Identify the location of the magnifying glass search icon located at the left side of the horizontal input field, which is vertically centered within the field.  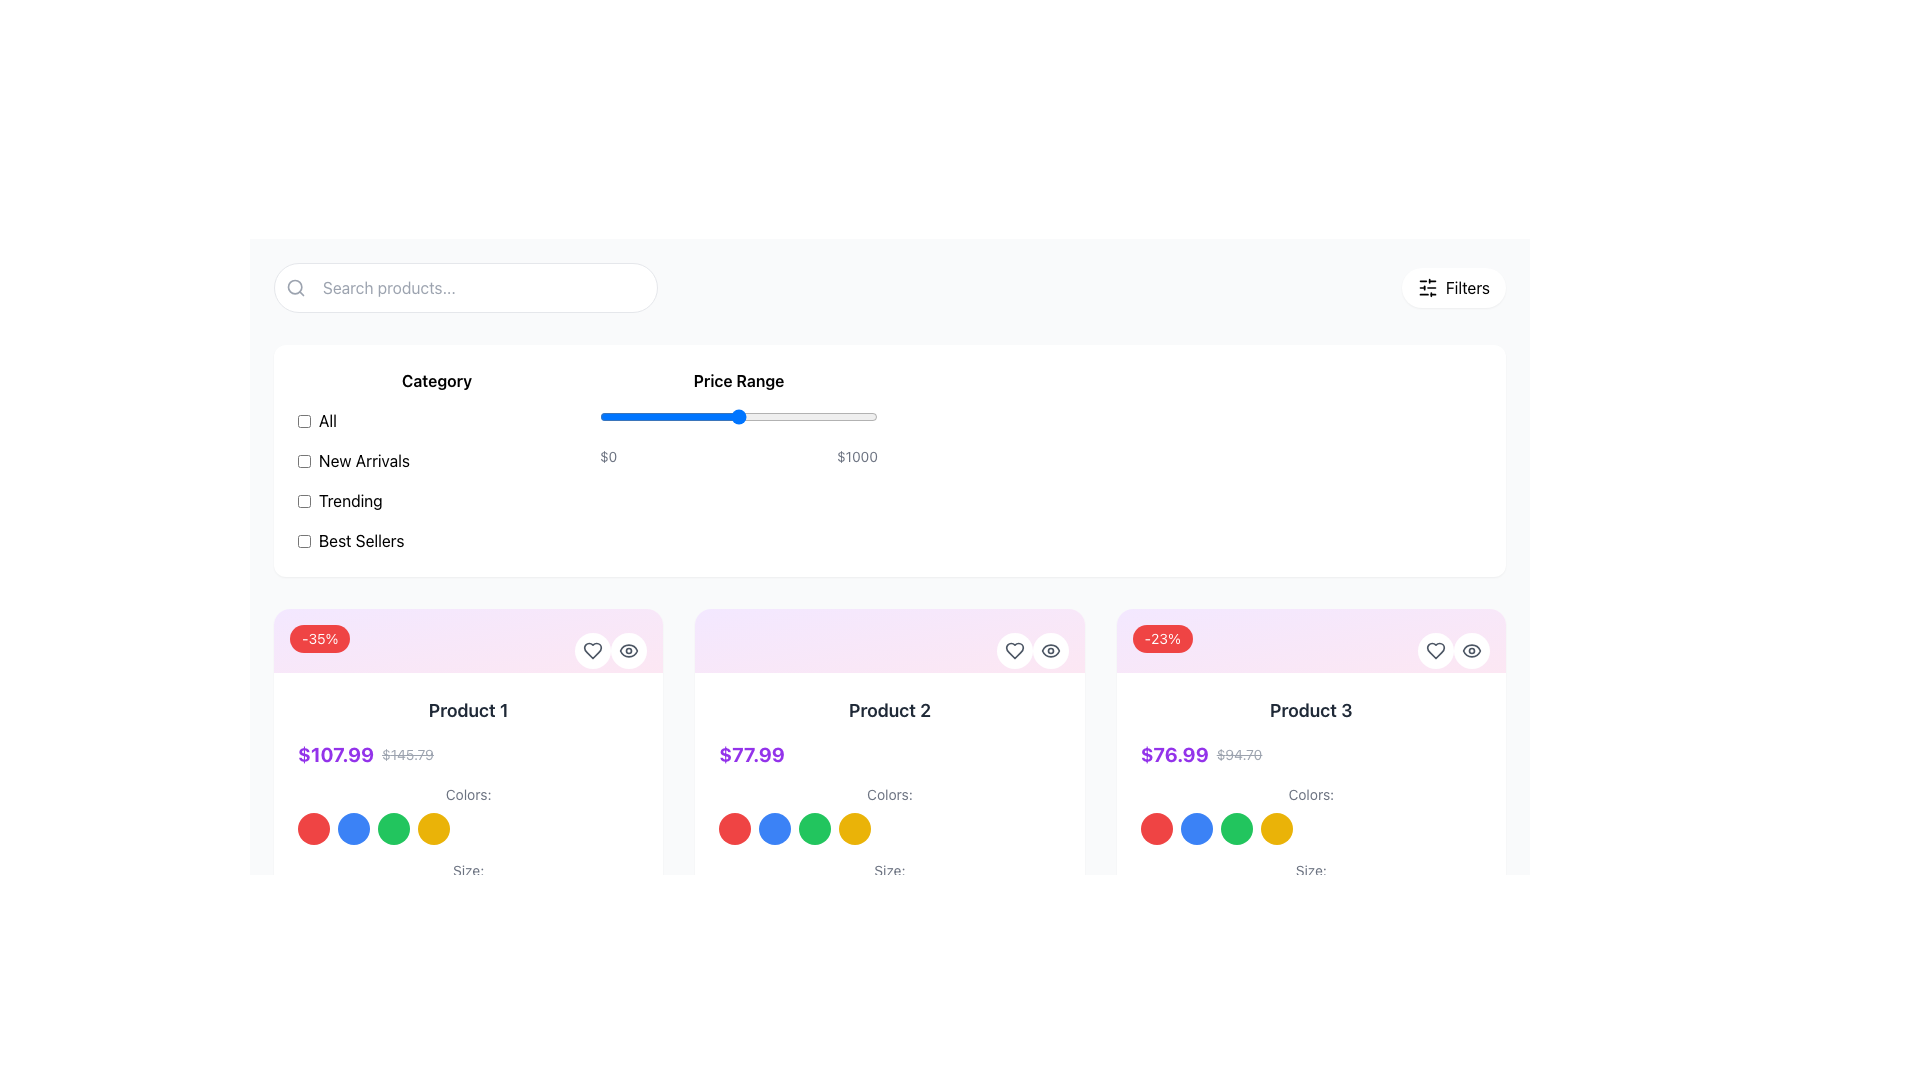
(295, 288).